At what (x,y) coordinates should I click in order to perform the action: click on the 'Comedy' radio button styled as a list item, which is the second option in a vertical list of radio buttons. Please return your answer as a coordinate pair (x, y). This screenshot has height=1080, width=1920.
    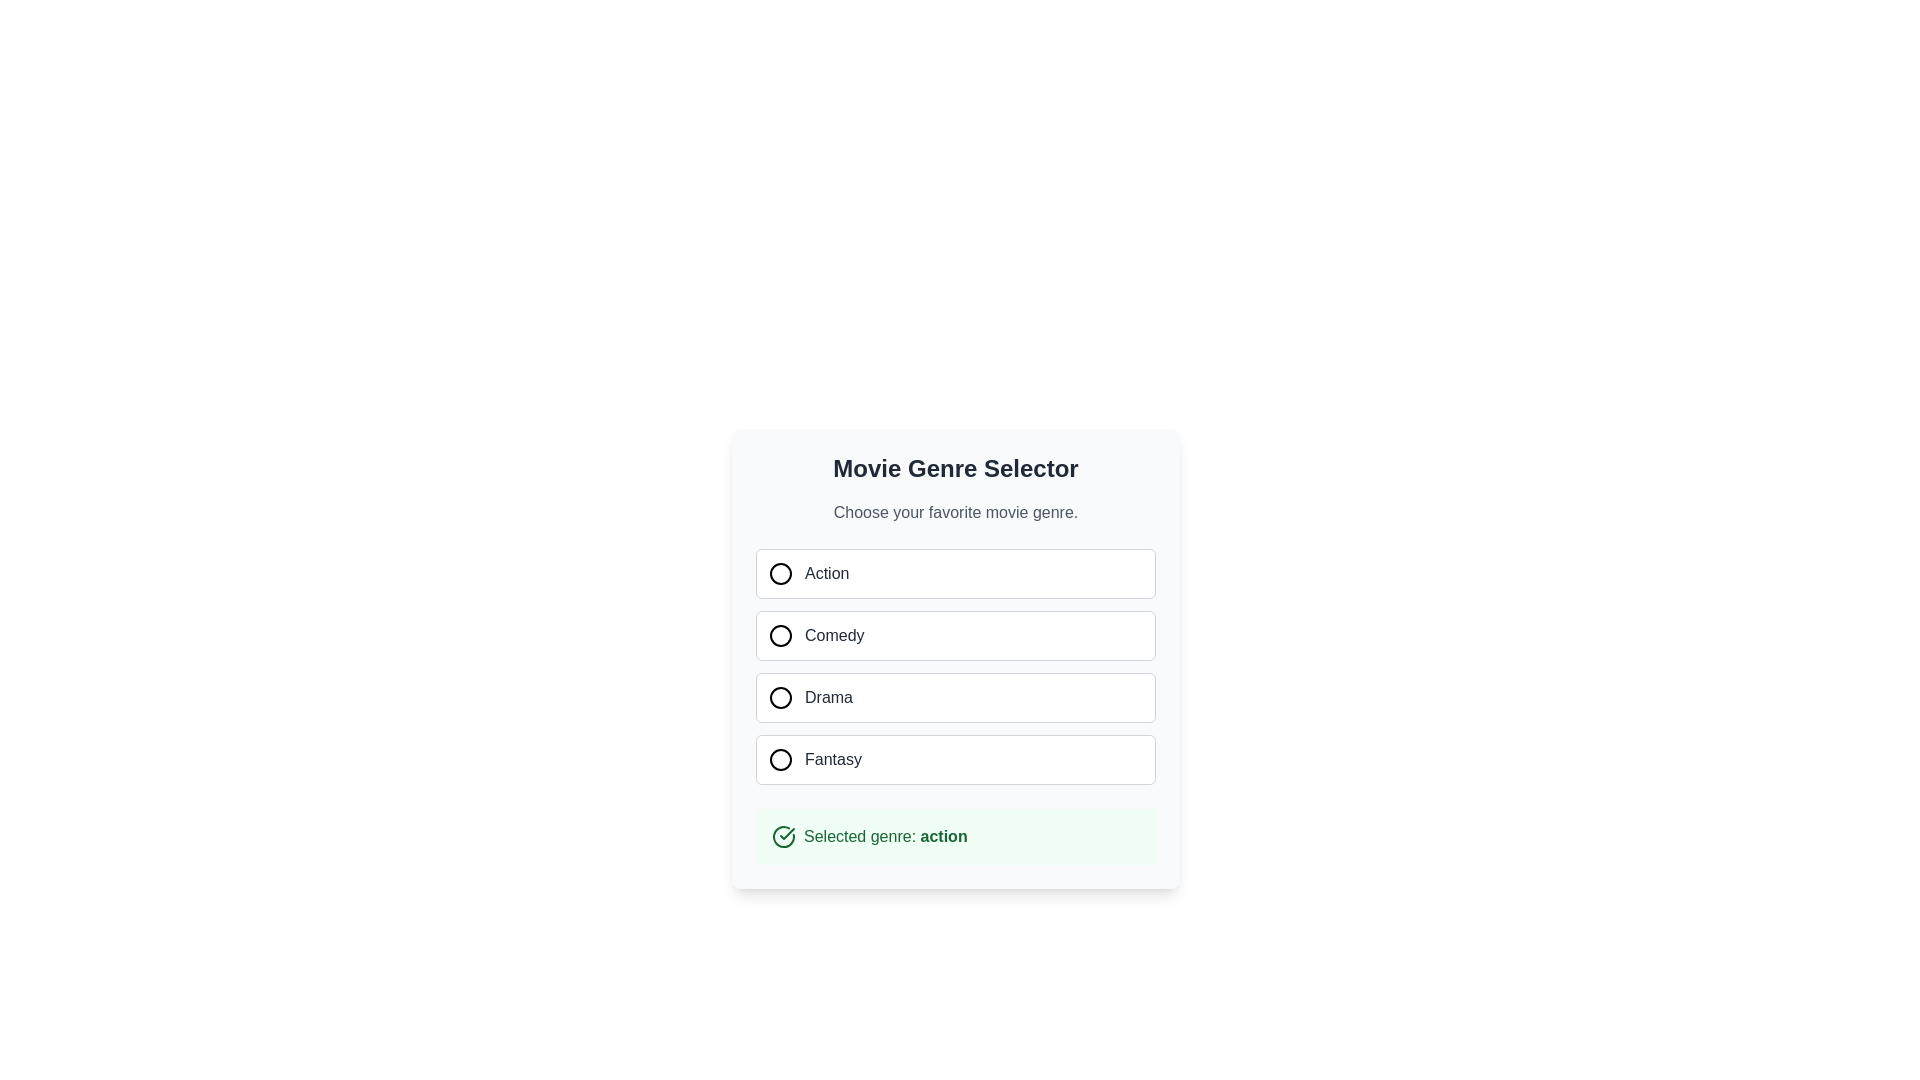
    Looking at the image, I should click on (954, 659).